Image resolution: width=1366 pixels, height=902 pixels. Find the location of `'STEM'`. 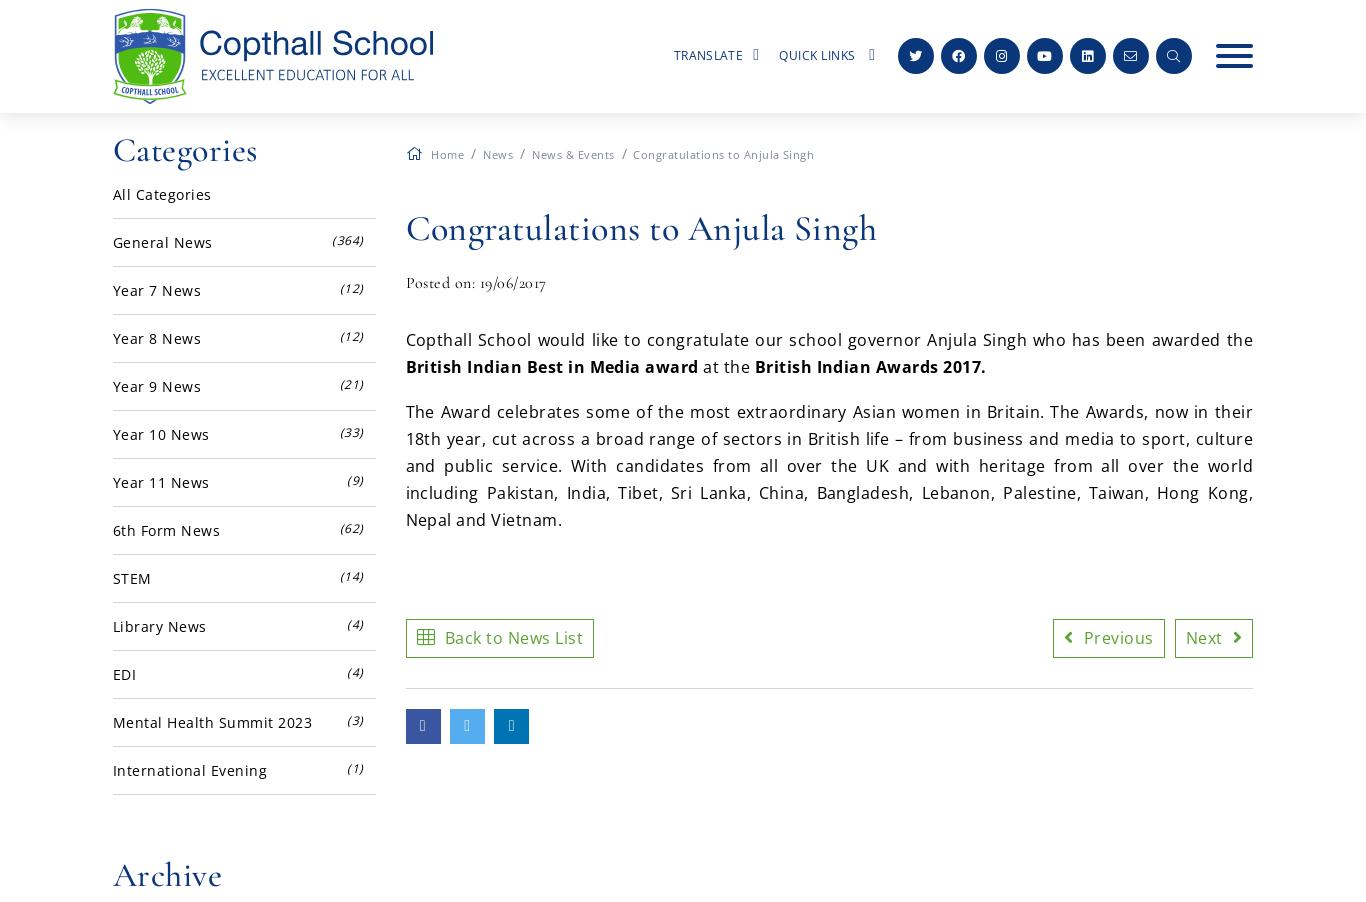

'STEM' is located at coordinates (130, 578).